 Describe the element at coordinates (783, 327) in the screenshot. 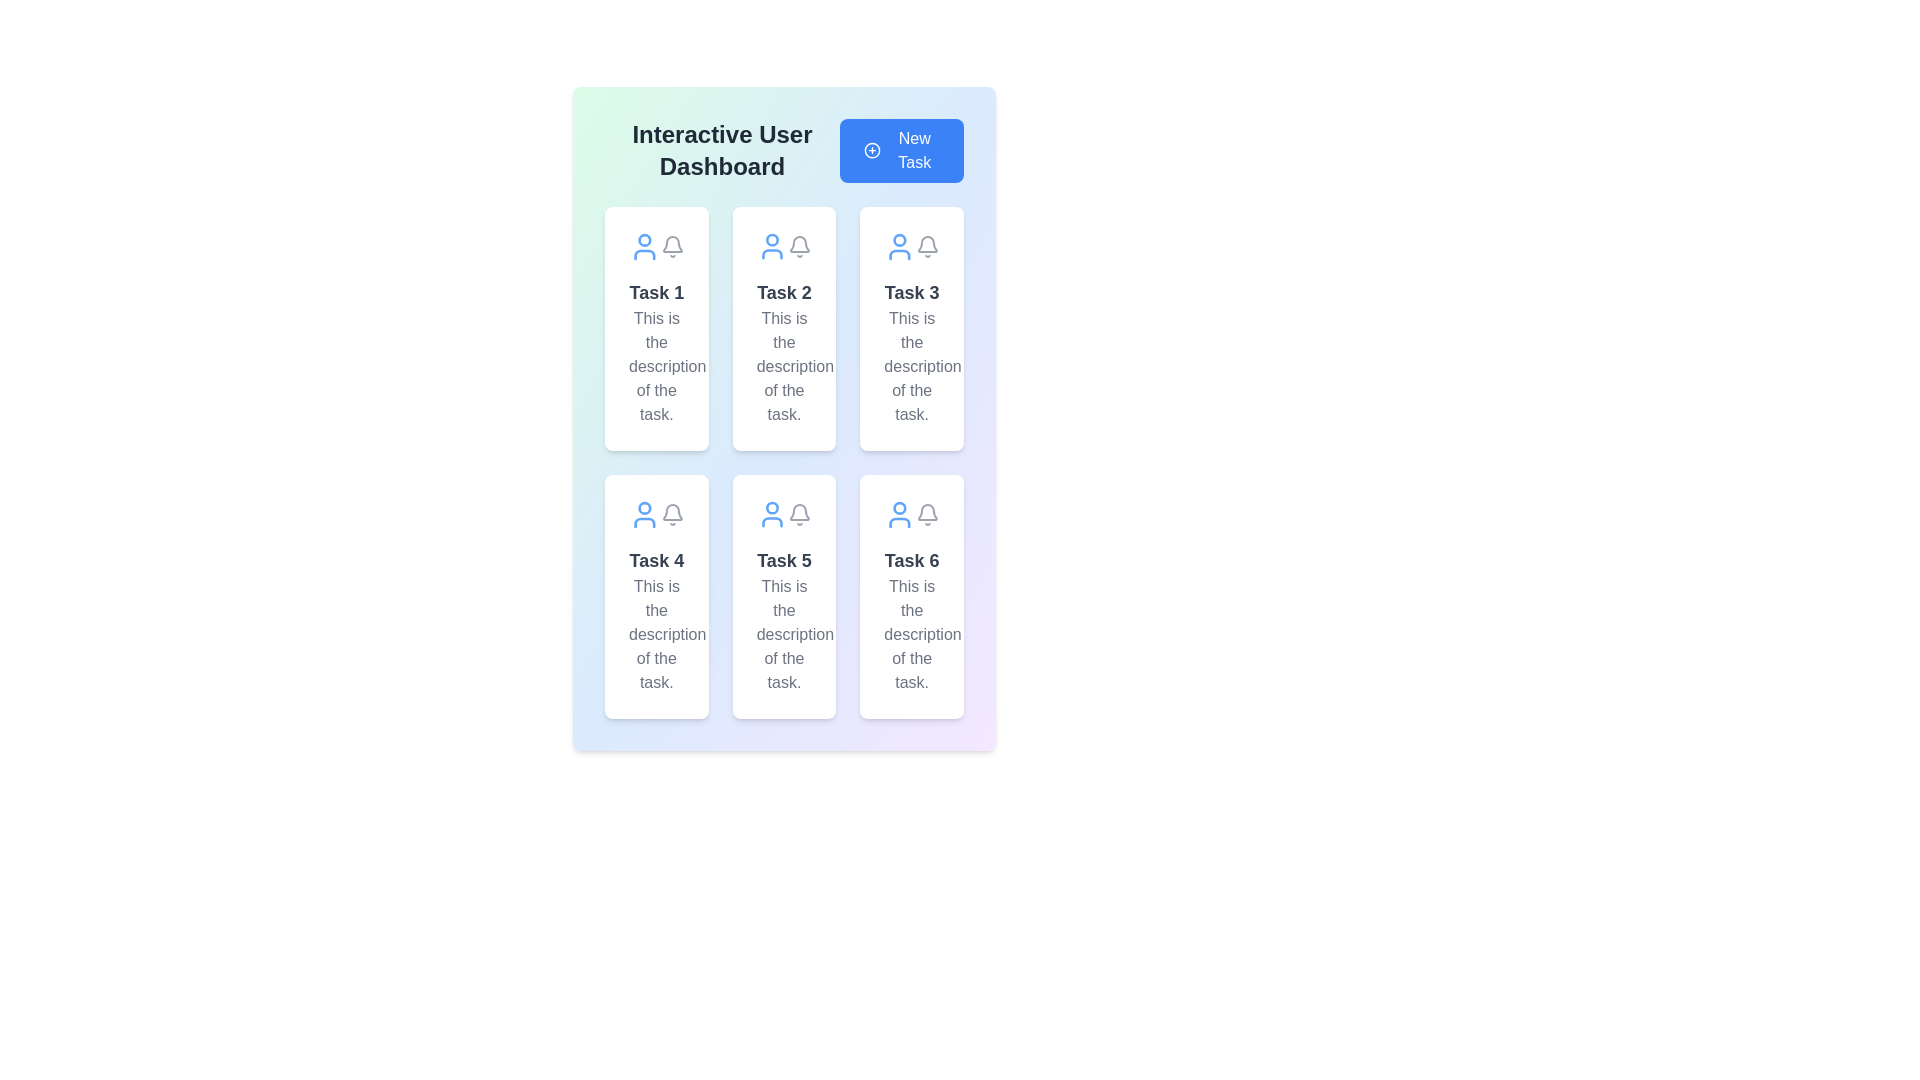

I see `the Card component that represents a task item, positioned in the second column of the first row, between 'Task 1' and 'Task 3'` at that location.